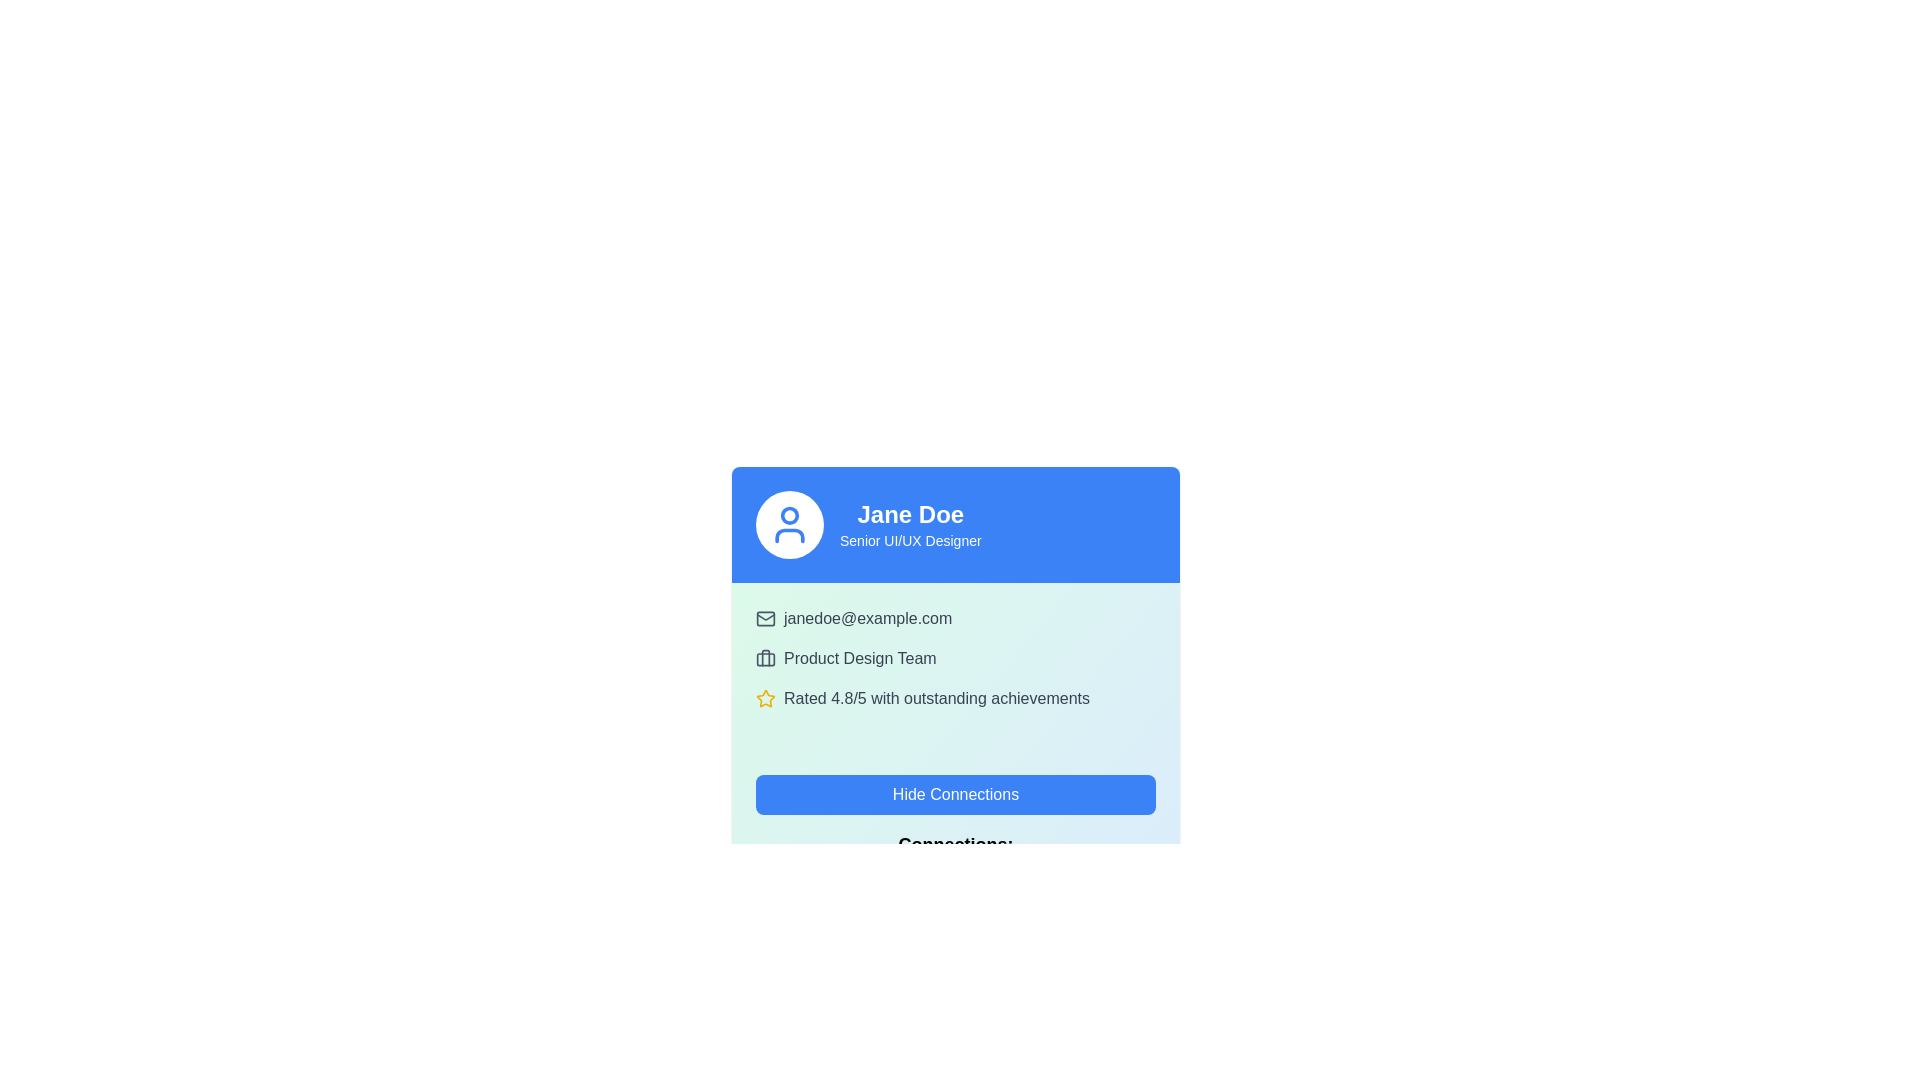 Image resolution: width=1920 pixels, height=1080 pixels. Describe the element at coordinates (765, 617) in the screenshot. I see `the email icon, which is an outlined envelope with a gray color, located immediately to the left of the text 'janedoe@example.com'` at that location.